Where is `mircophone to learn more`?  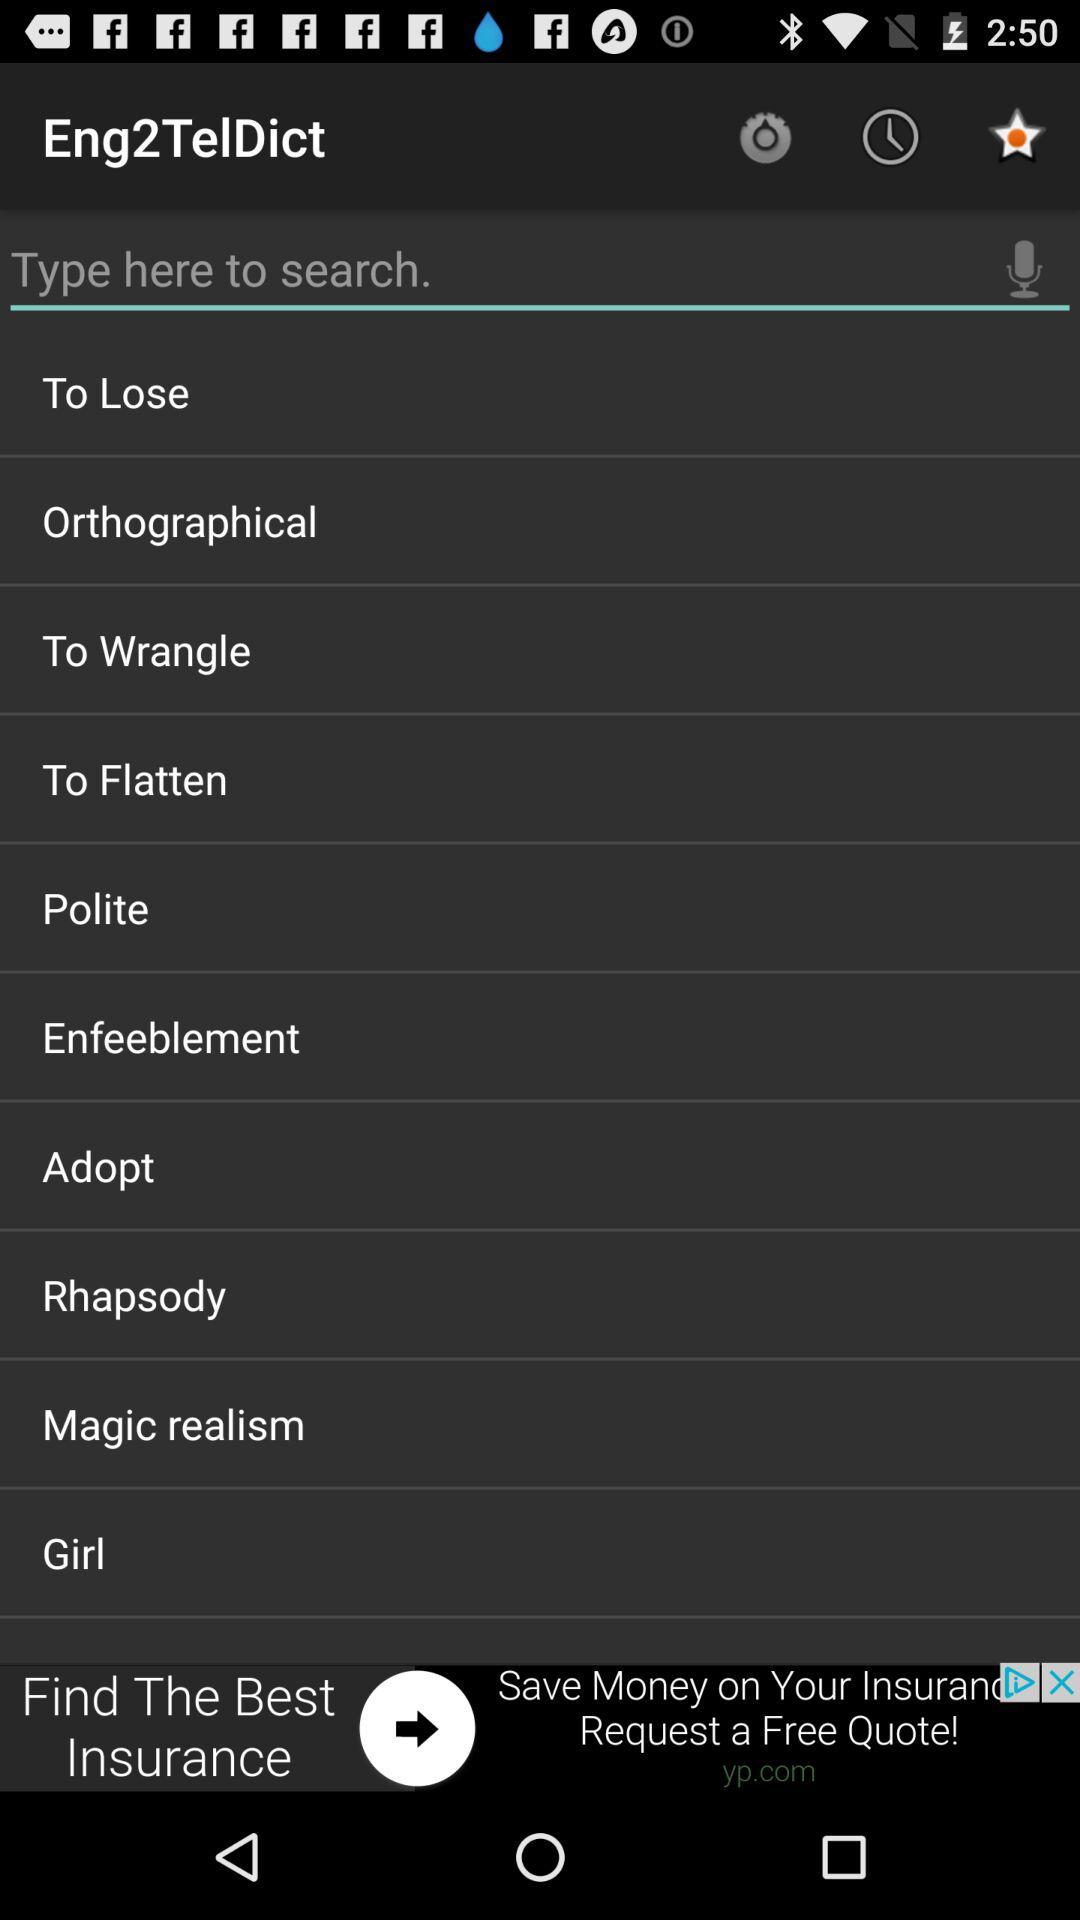 mircophone to learn more is located at coordinates (1024, 268).